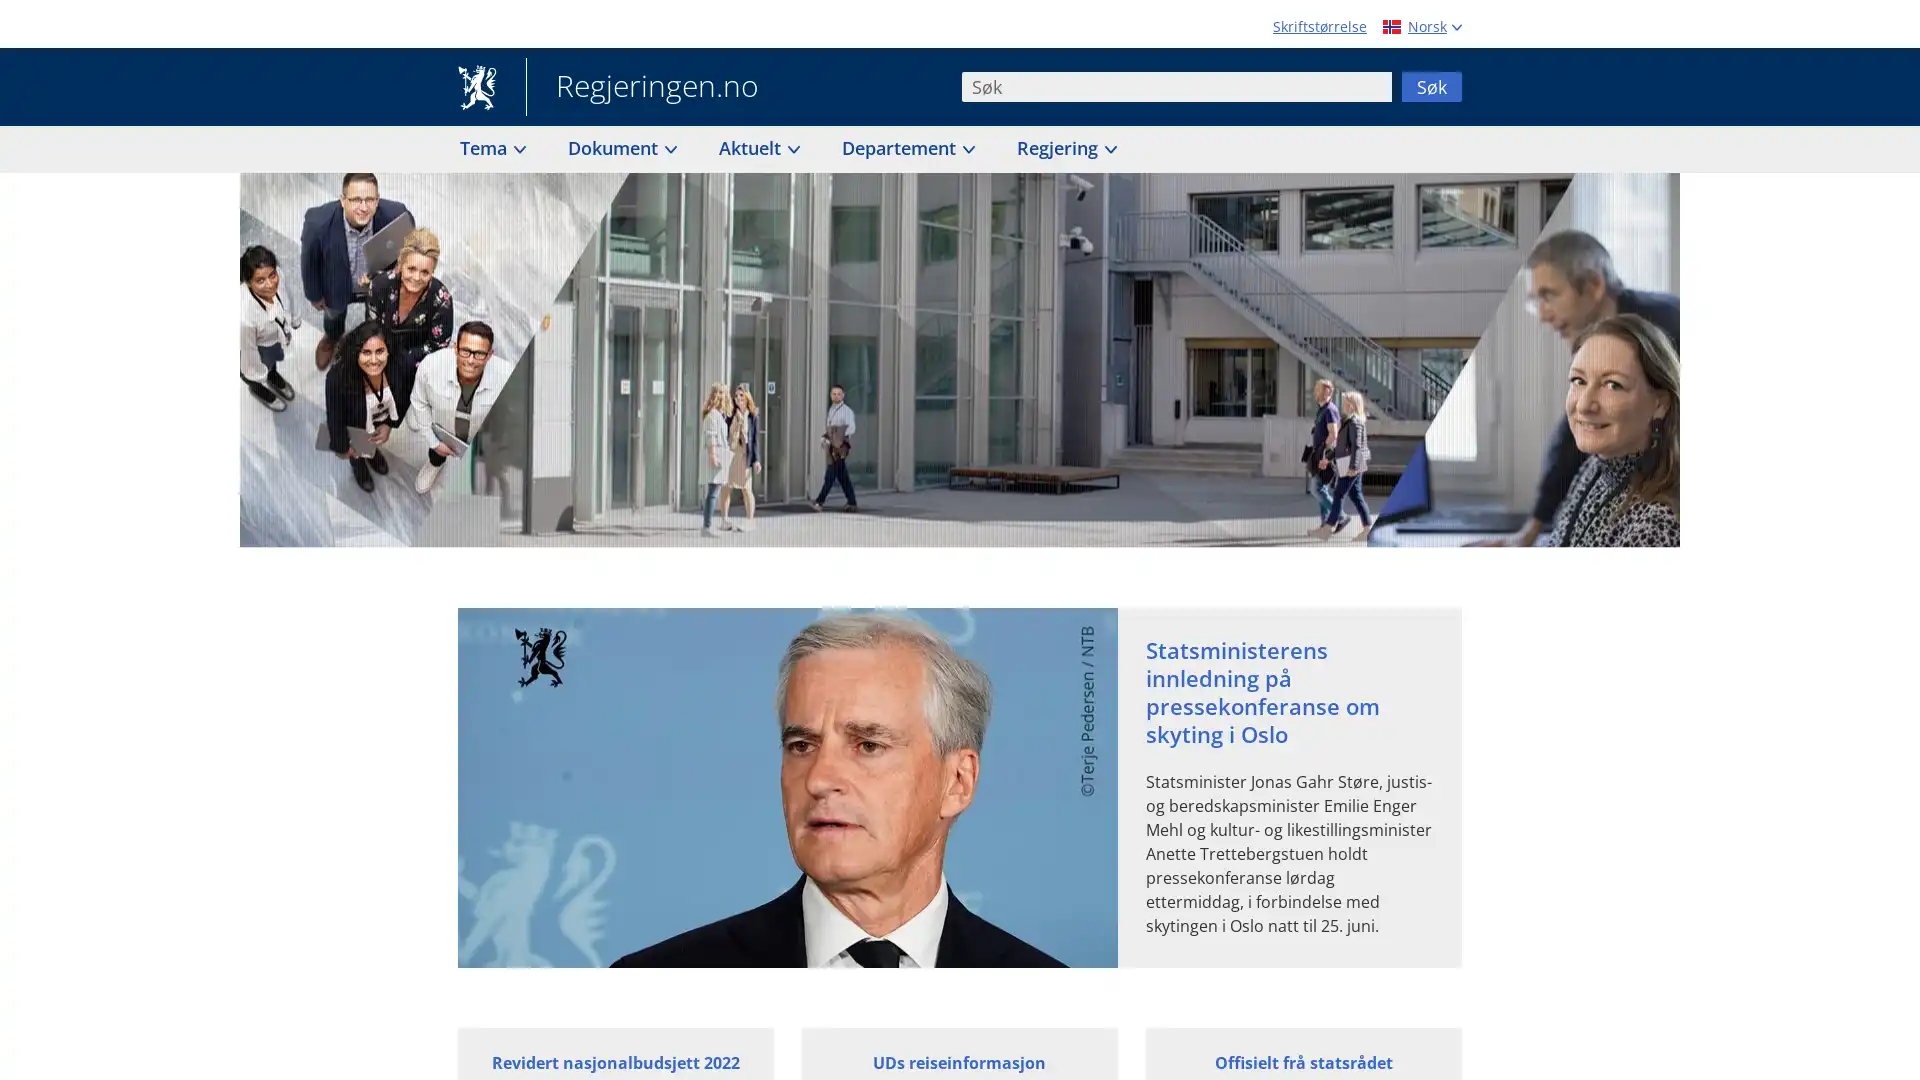 This screenshot has width=1920, height=1080. I want to click on Dokument, so click(620, 147).